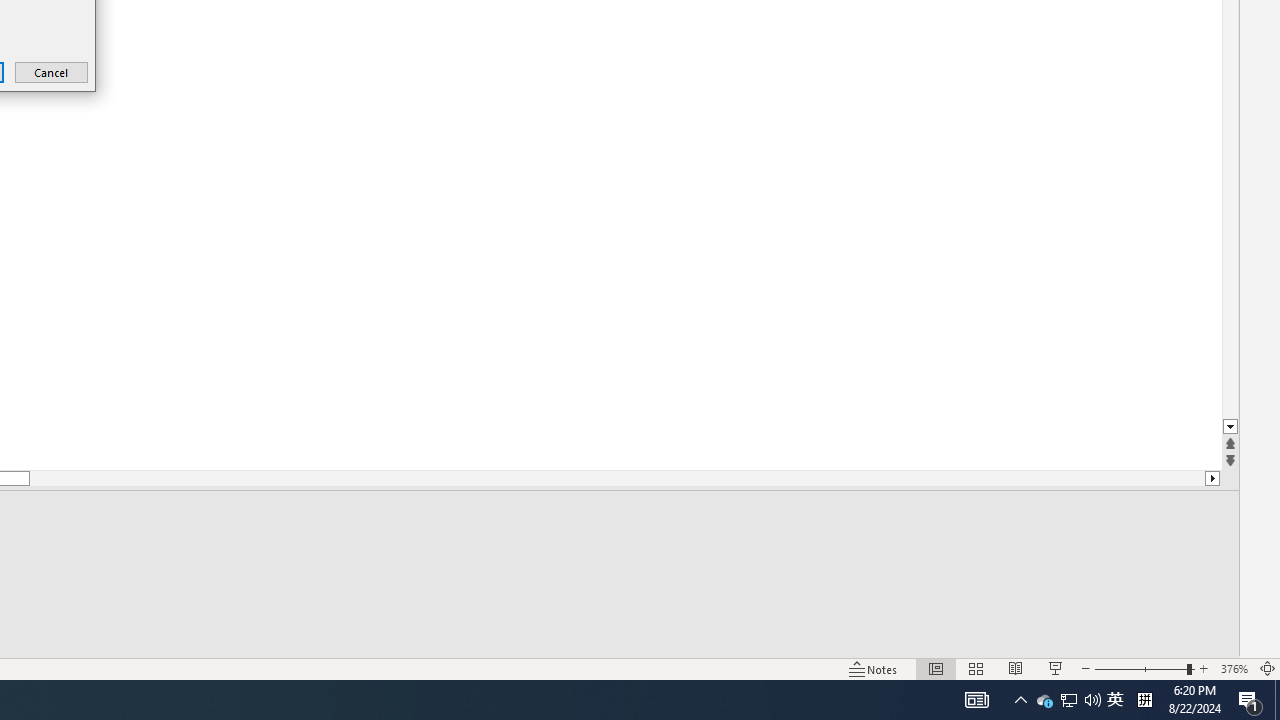  Describe the element at coordinates (1068, 698) in the screenshot. I see `'User Promoted Notification Area'` at that location.